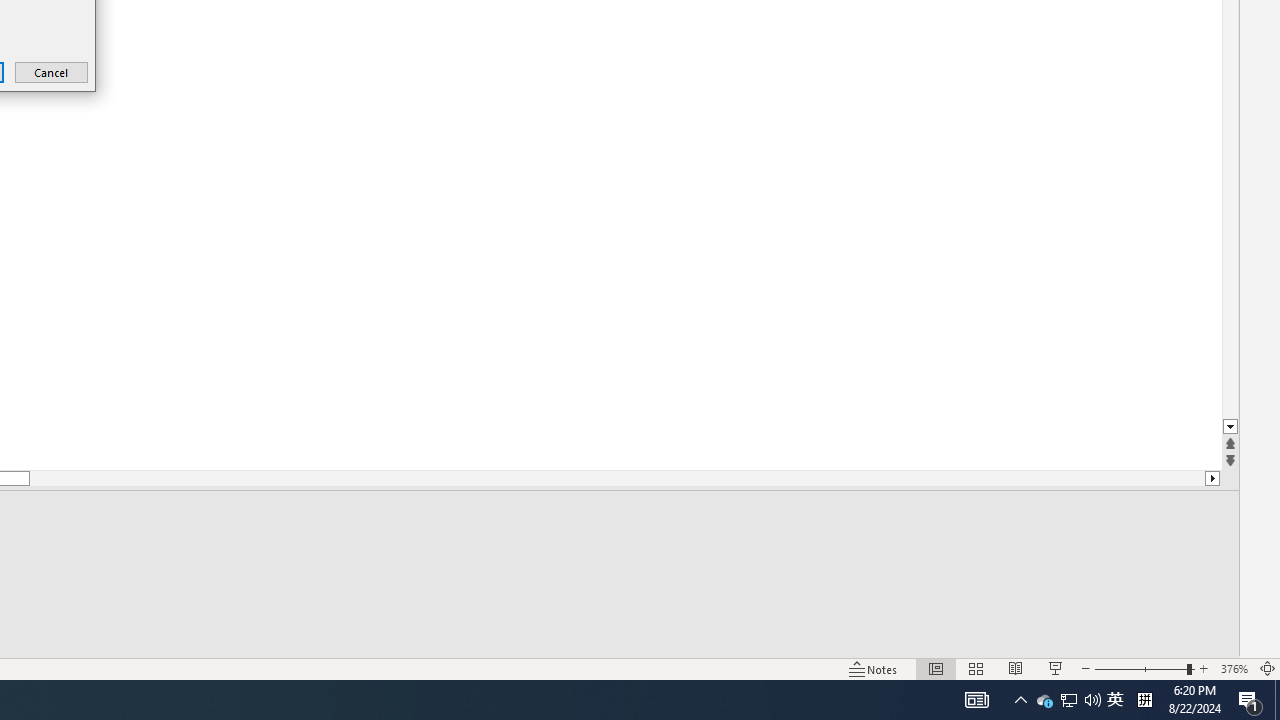  Describe the element at coordinates (1068, 698) in the screenshot. I see `'User Promoted Notification Area'` at that location.